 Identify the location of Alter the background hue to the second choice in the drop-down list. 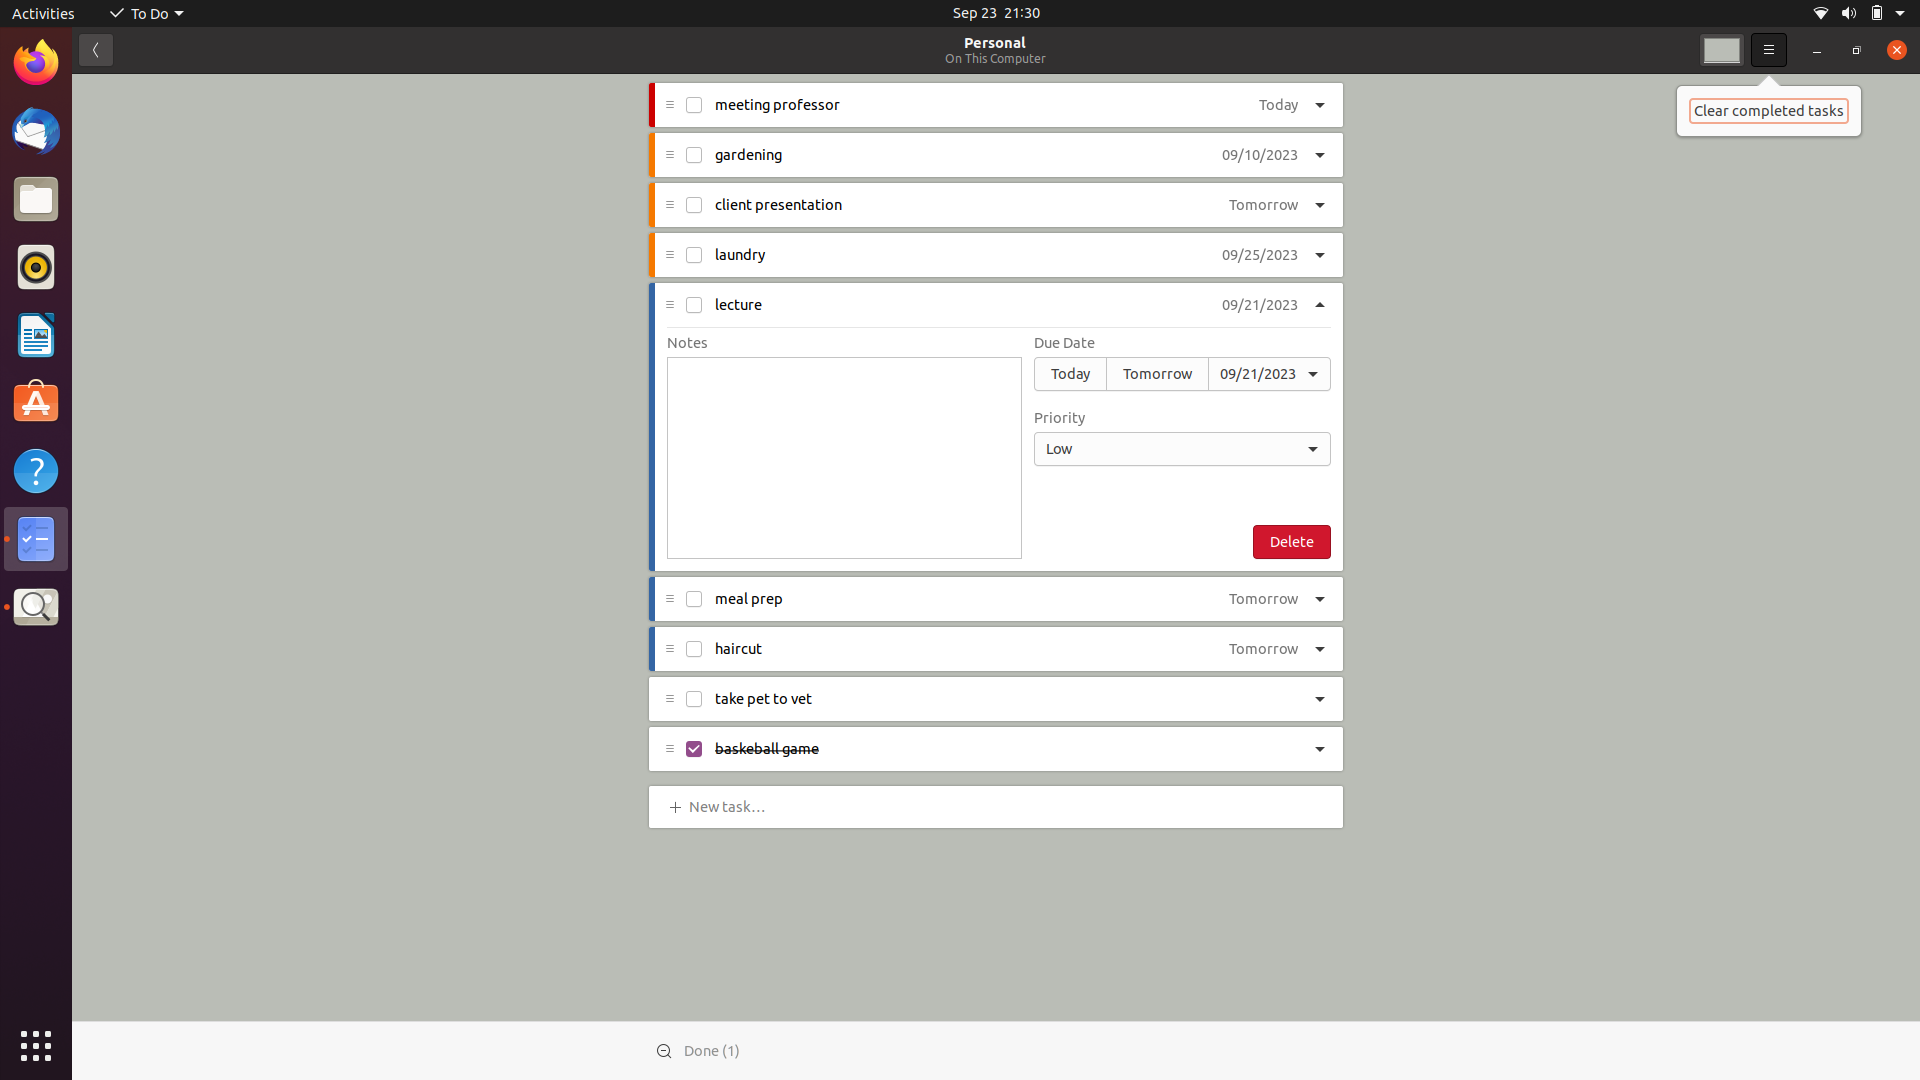
(1721, 49).